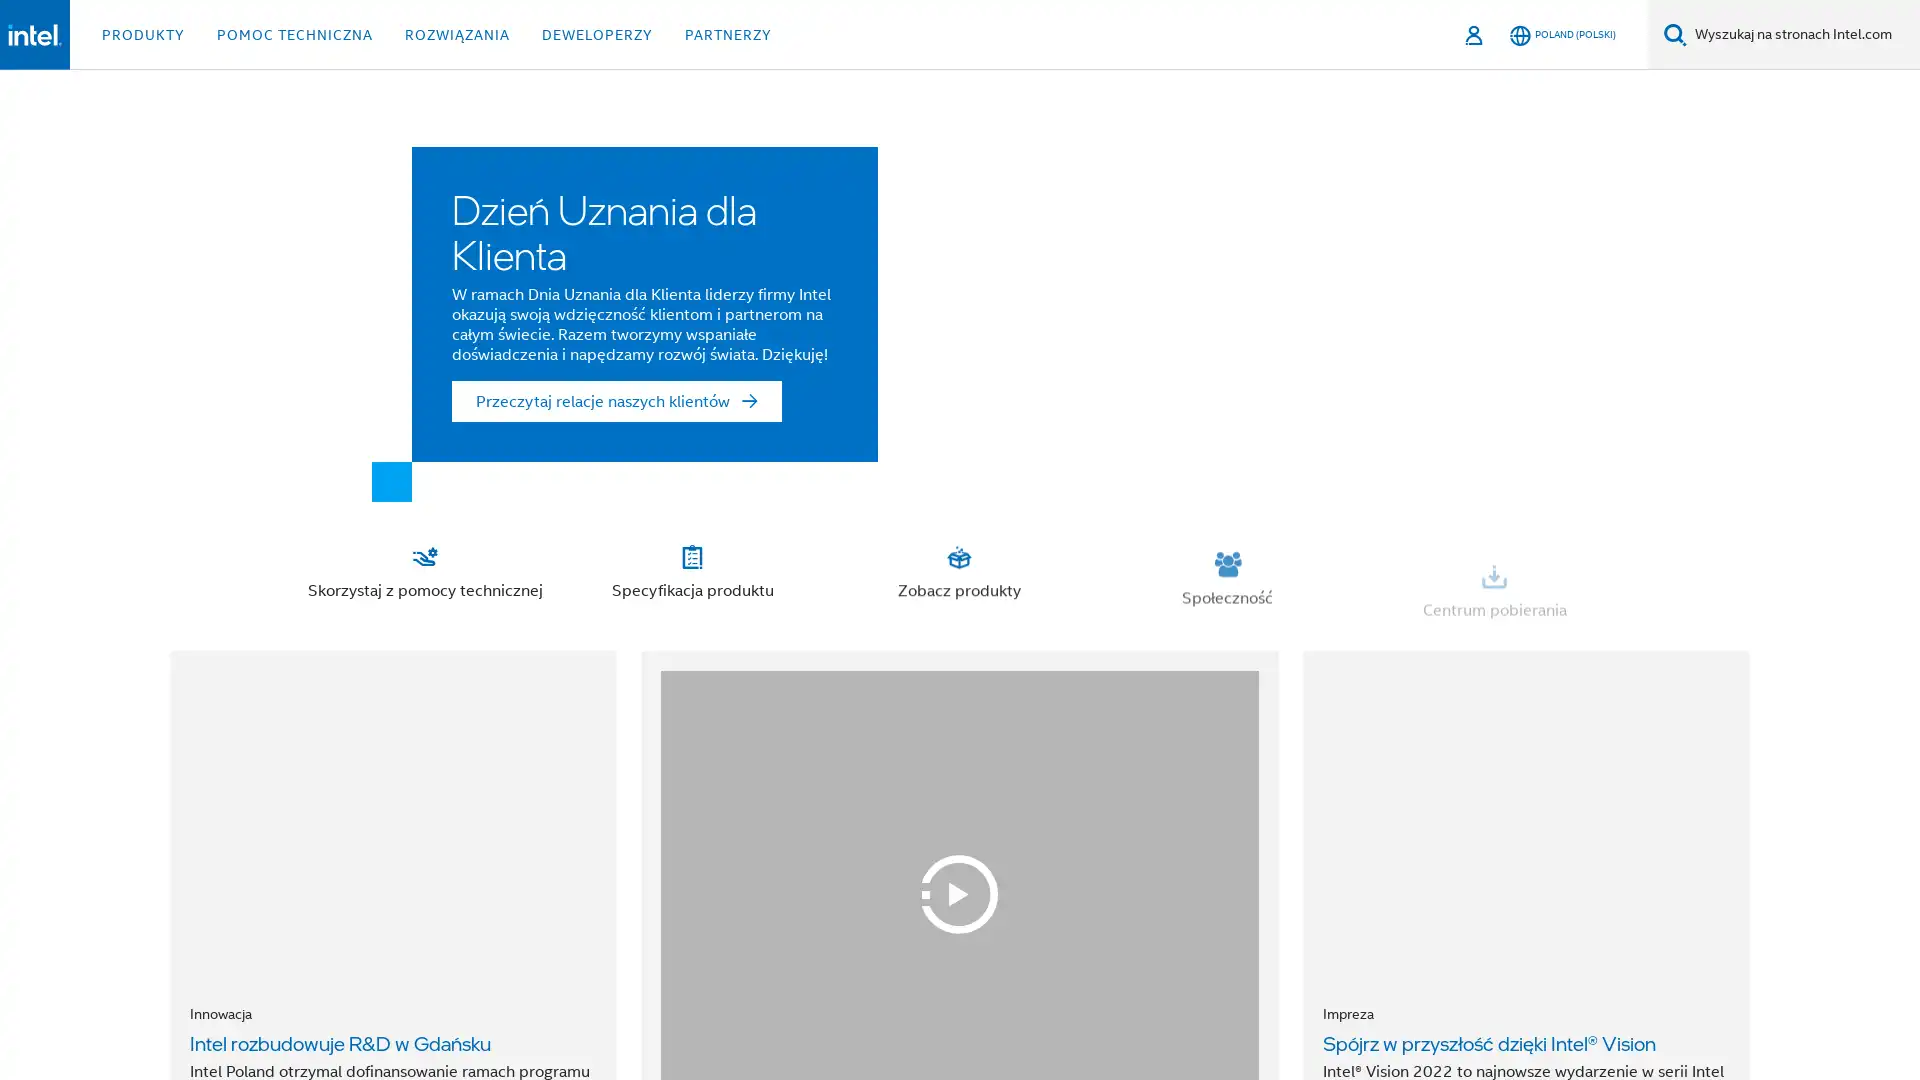  Describe the element at coordinates (1675, 34) in the screenshot. I see `Search` at that location.